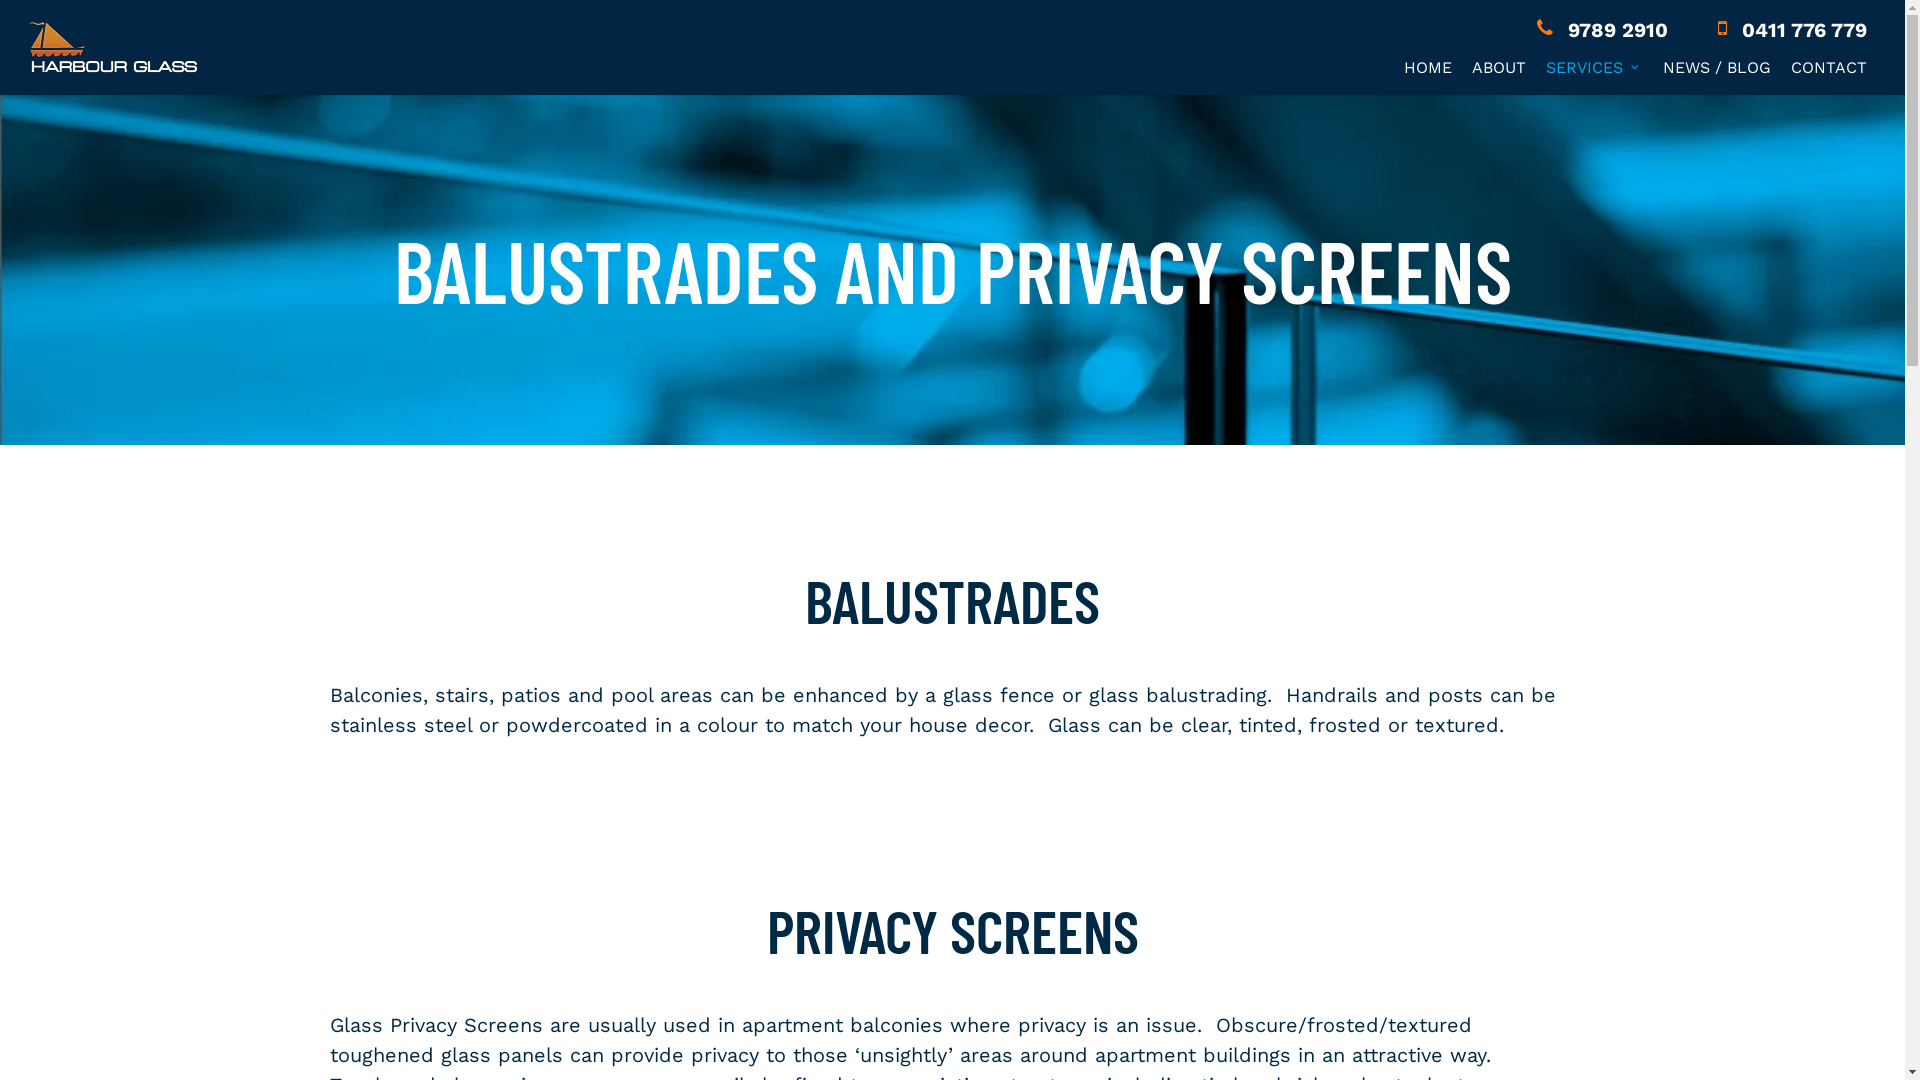 The image size is (1920, 1080). What do you see at coordinates (1427, 65) in the screenshot?
I see `'HOME'` at bounding box center [1427, 65].